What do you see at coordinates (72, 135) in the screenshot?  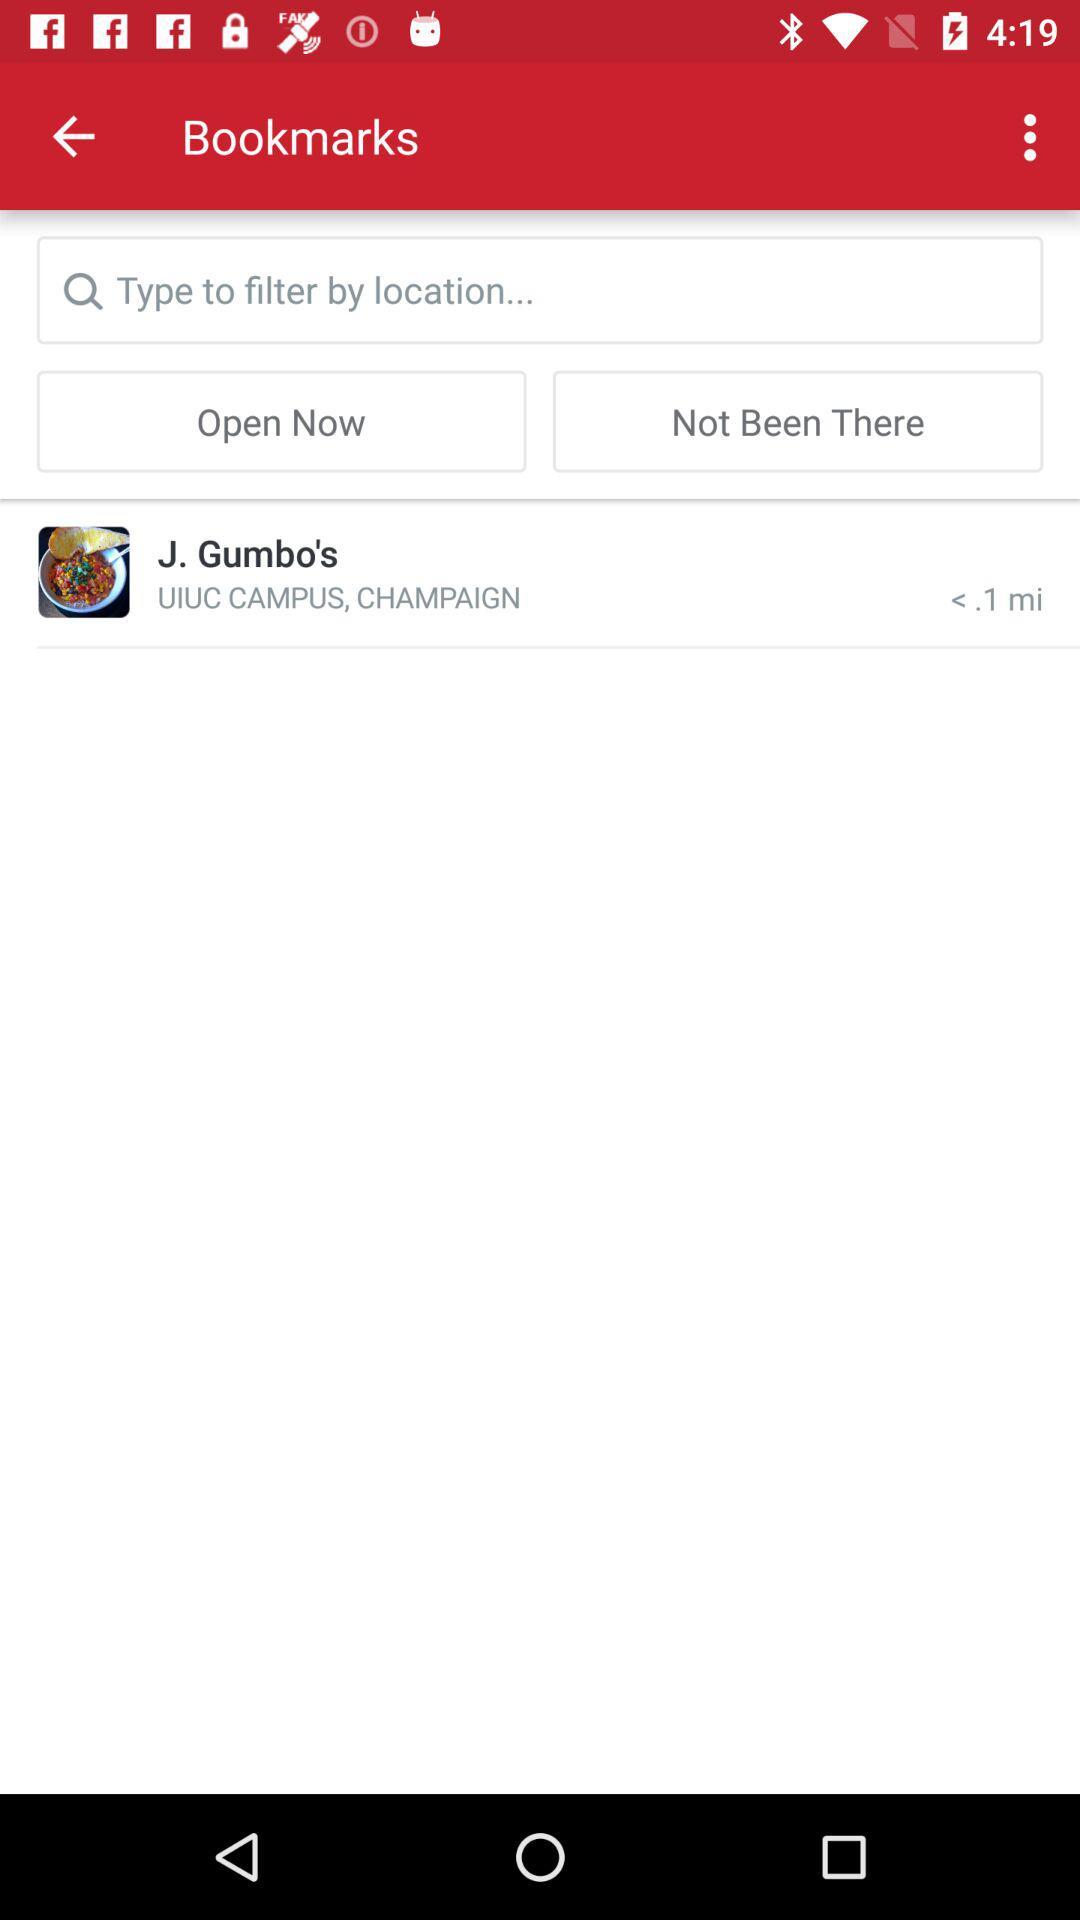 I see `item to the left of bookmarks item` at bounding box center [72, 135].